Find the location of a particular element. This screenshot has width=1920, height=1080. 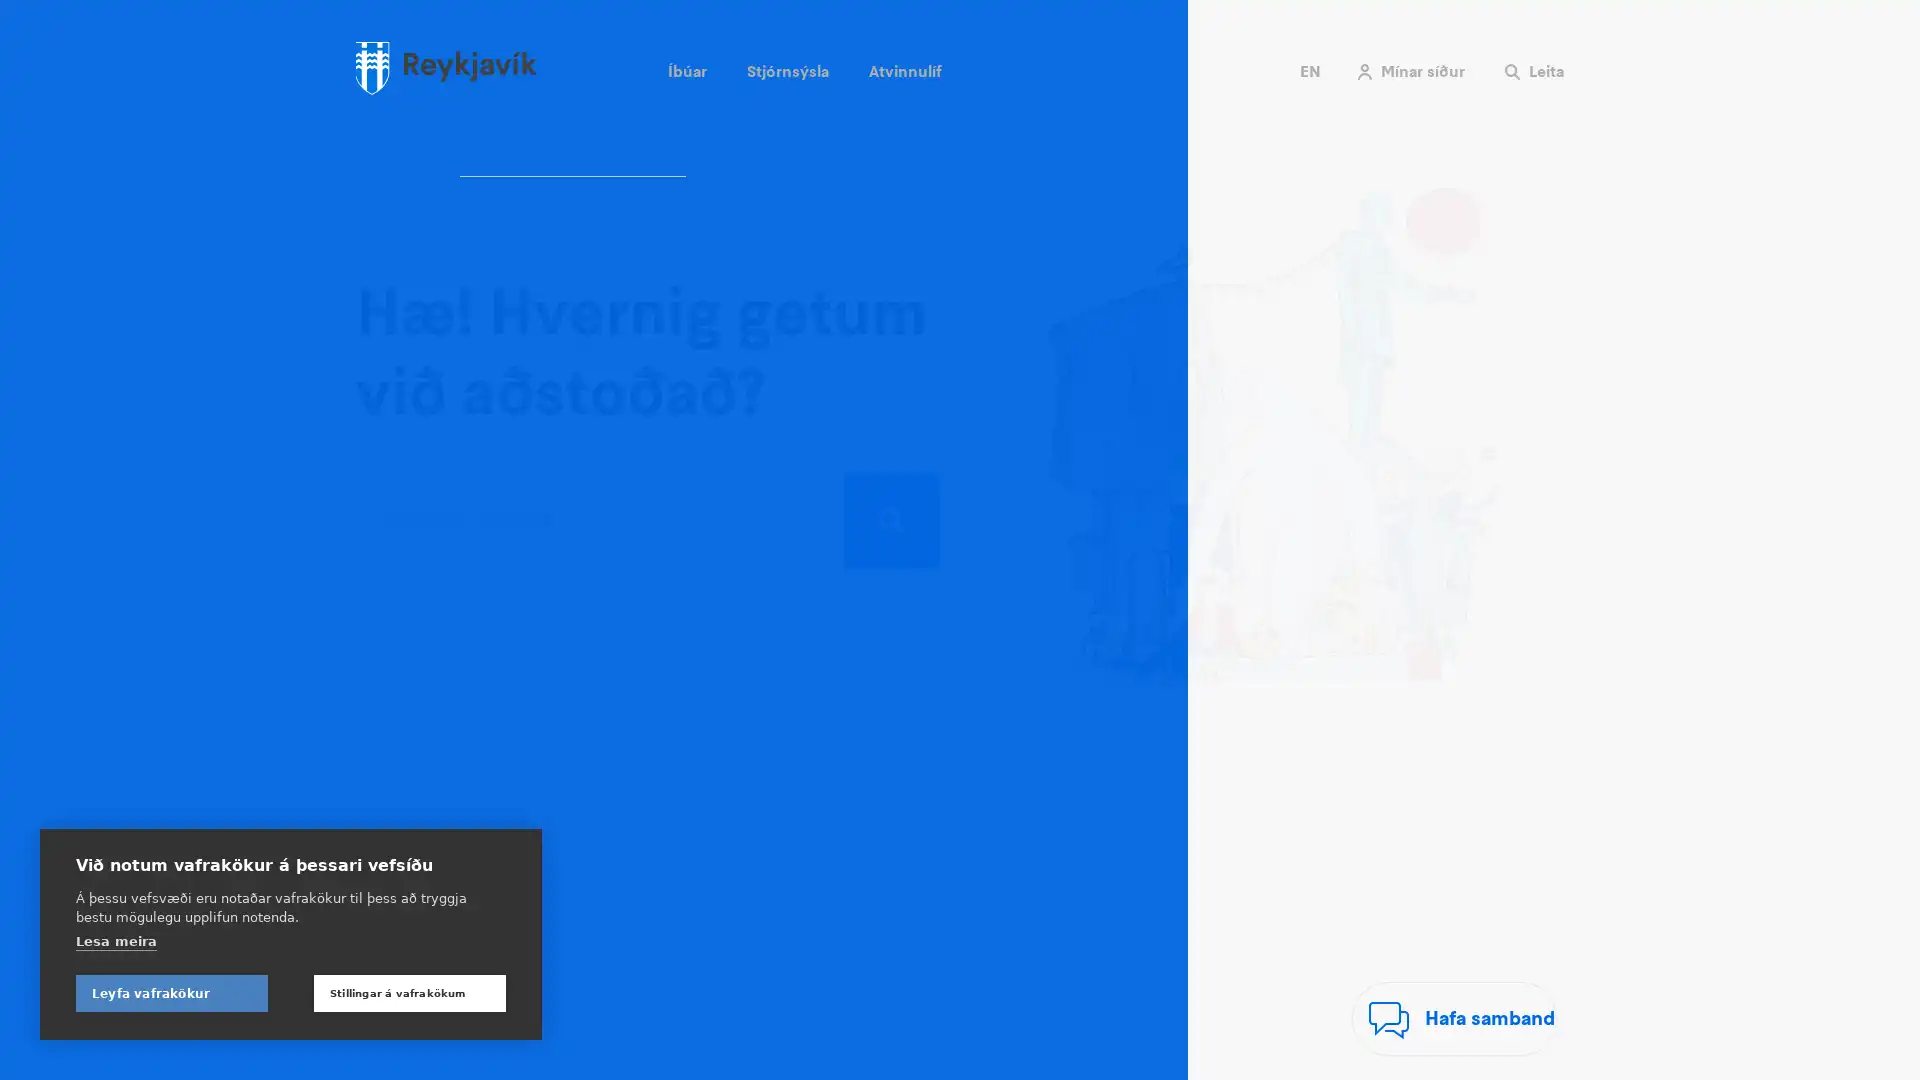

Leita is located at coordinates (891, 519).